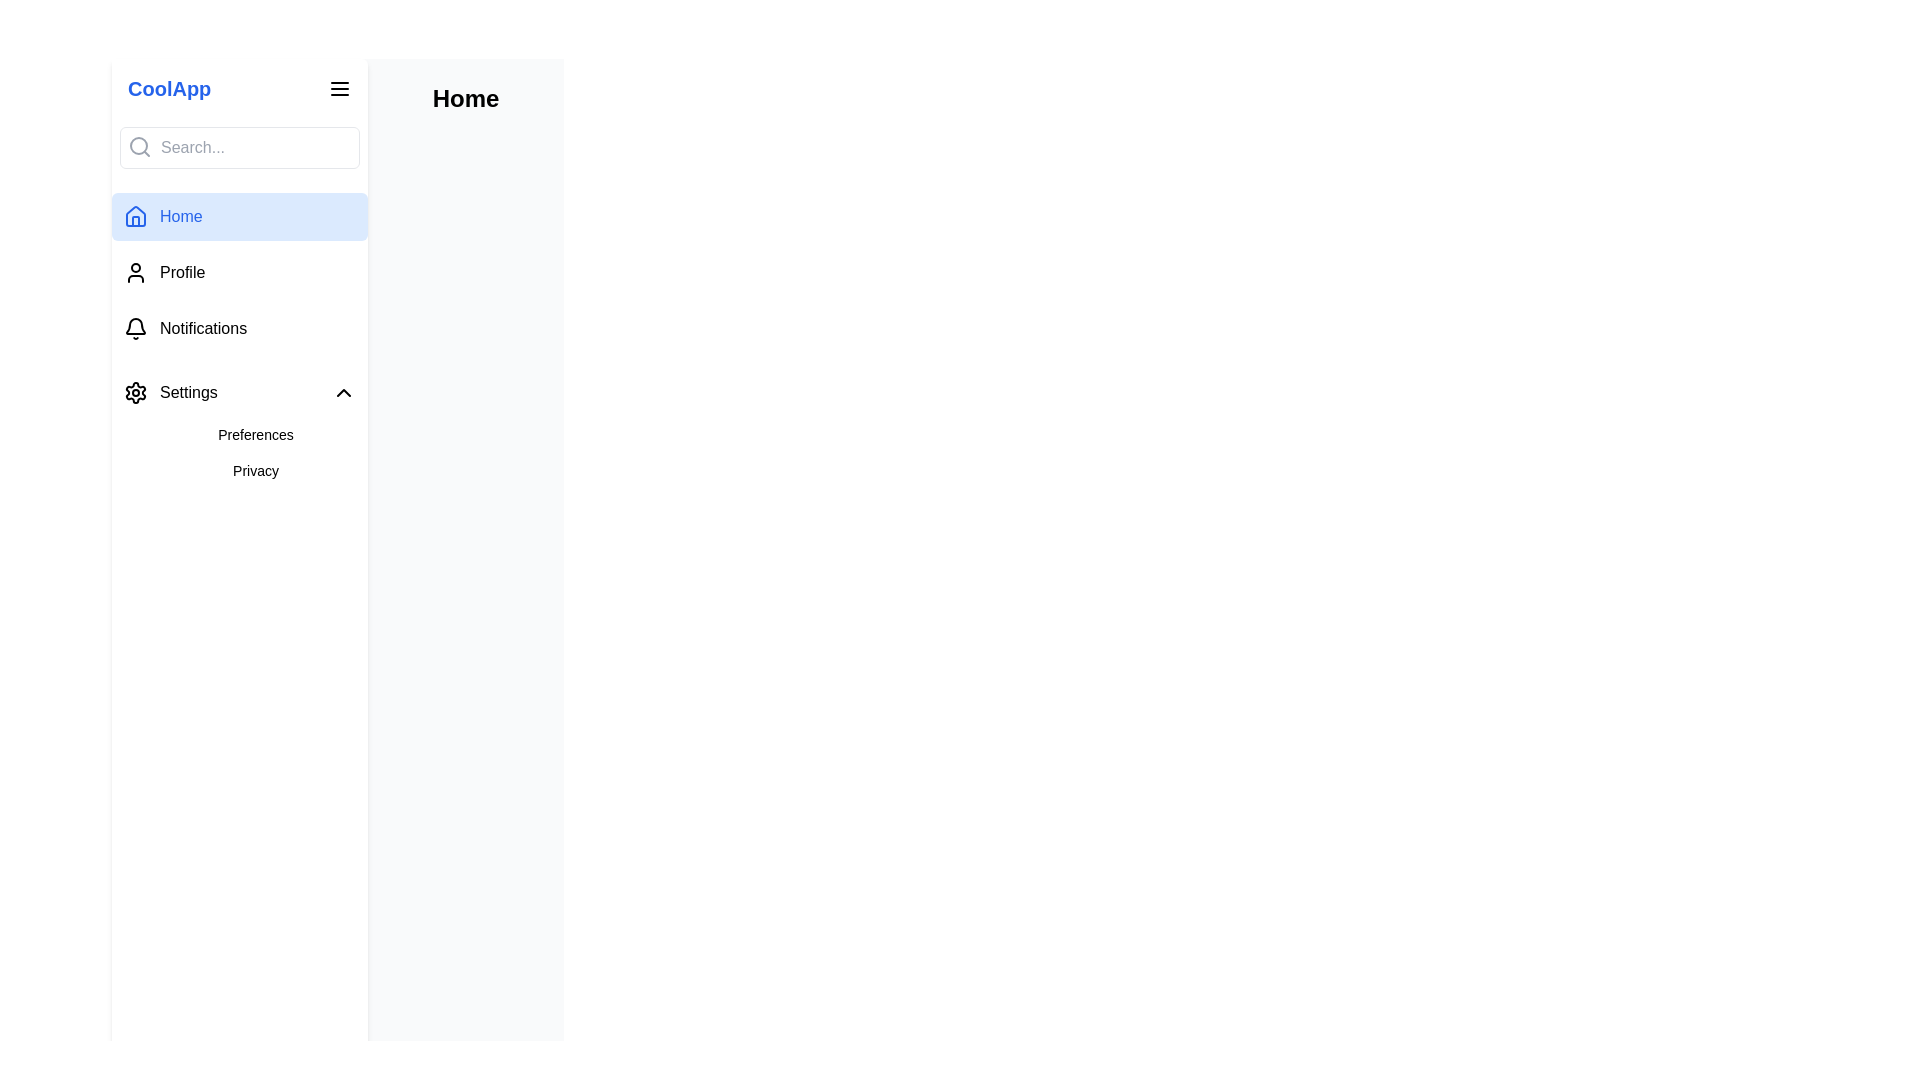 This screenshot has height=1080, width=1920. Describe the element at coordinates (134, 216) in the screenshot. I see `the house icon in the navigation menu on the left side of the interface` at that location.